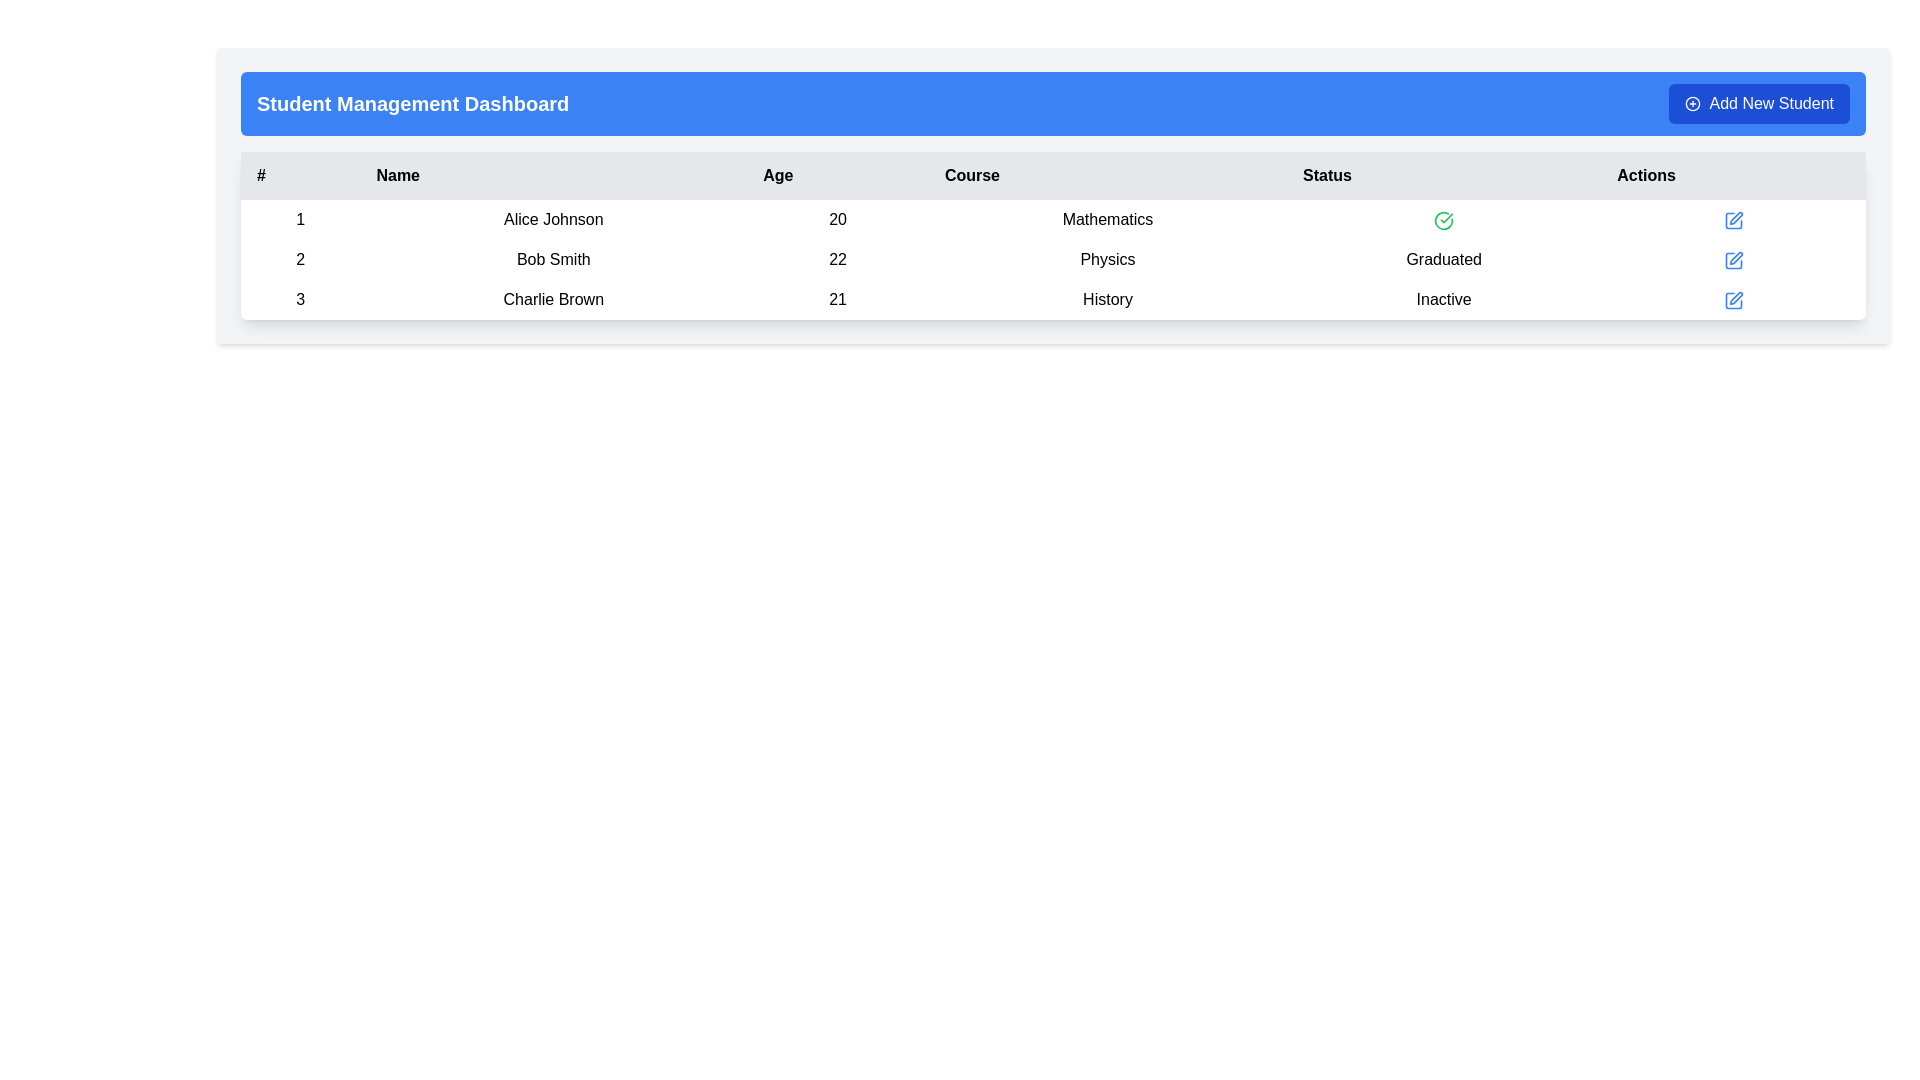 The image size is (1920, 1080). I want to click on the blue circle icon with a white plus sign, so click(1692, 104).